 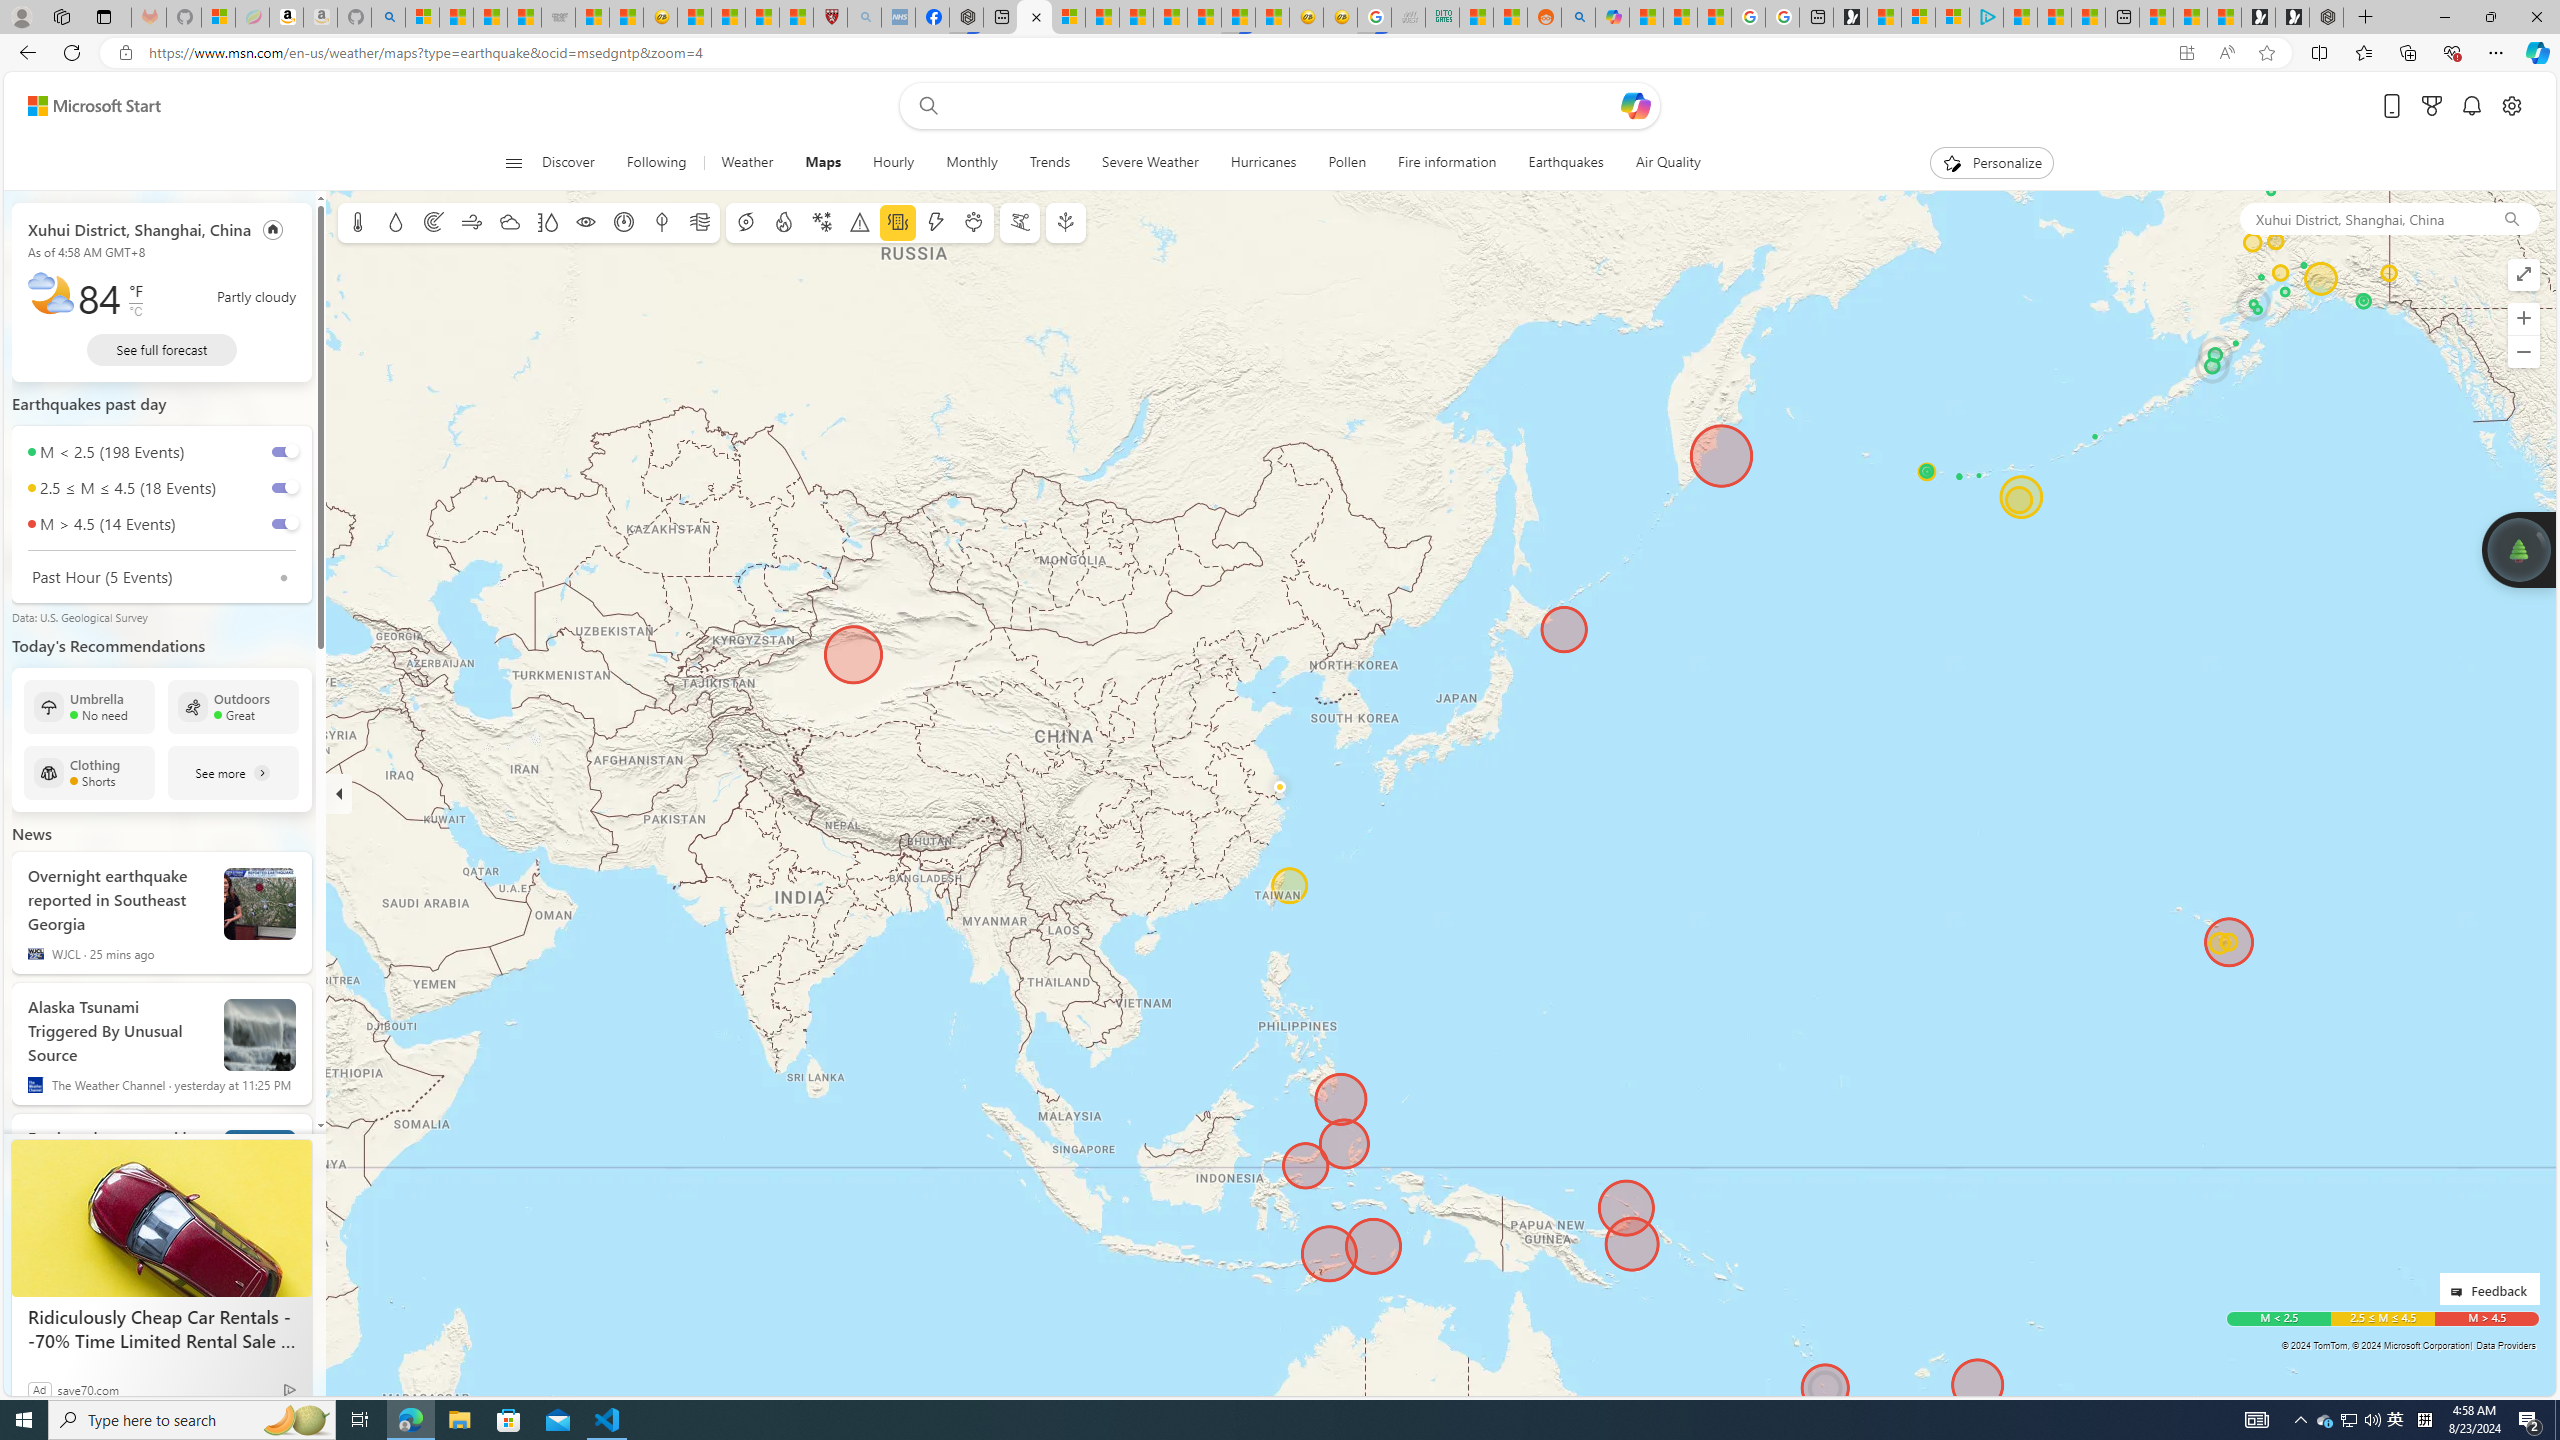 What do you see at coordinates (2226, 53) in the screenshot?
I see `'Read aloud this page (Ctrl+Shift+U)'` at bounding box center [2226, 53].